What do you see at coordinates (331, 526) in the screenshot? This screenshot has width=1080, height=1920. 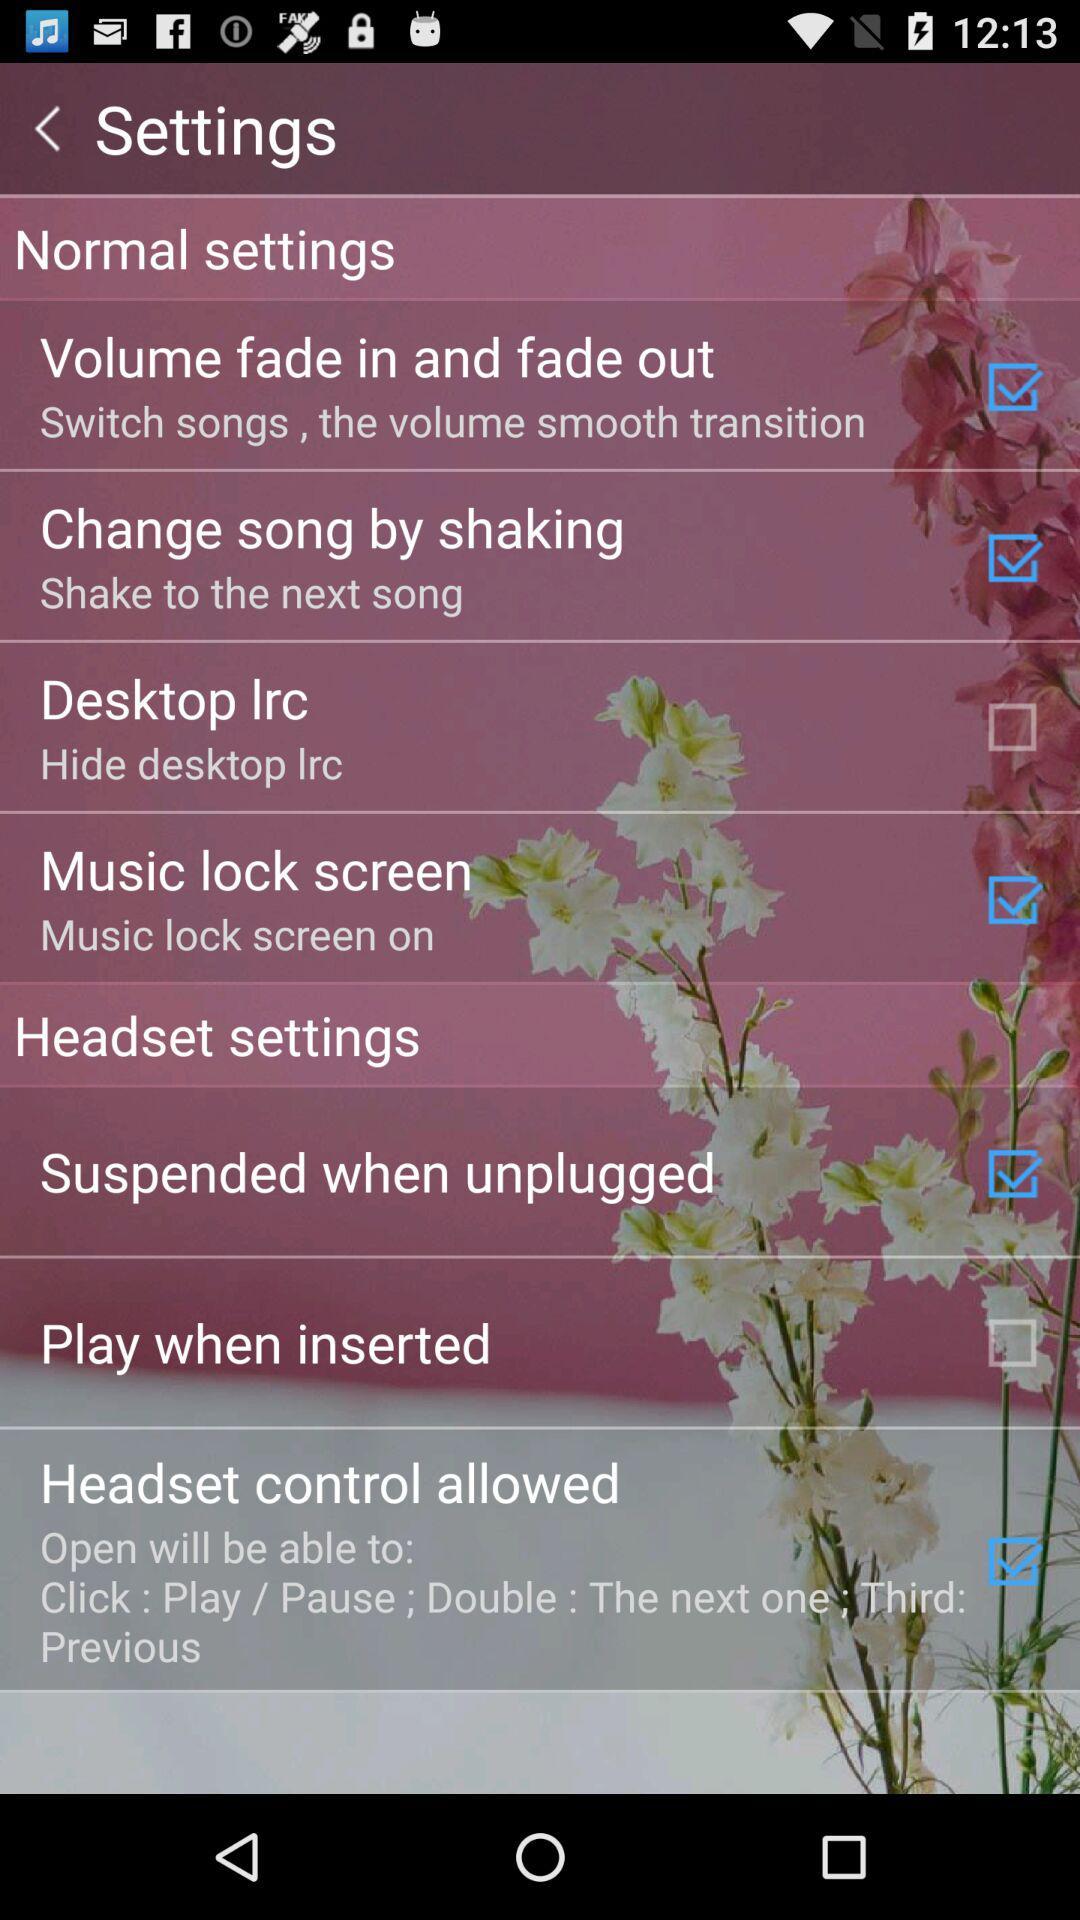 I see `icon above the shake to the icon` at bounding box center [331, 526].